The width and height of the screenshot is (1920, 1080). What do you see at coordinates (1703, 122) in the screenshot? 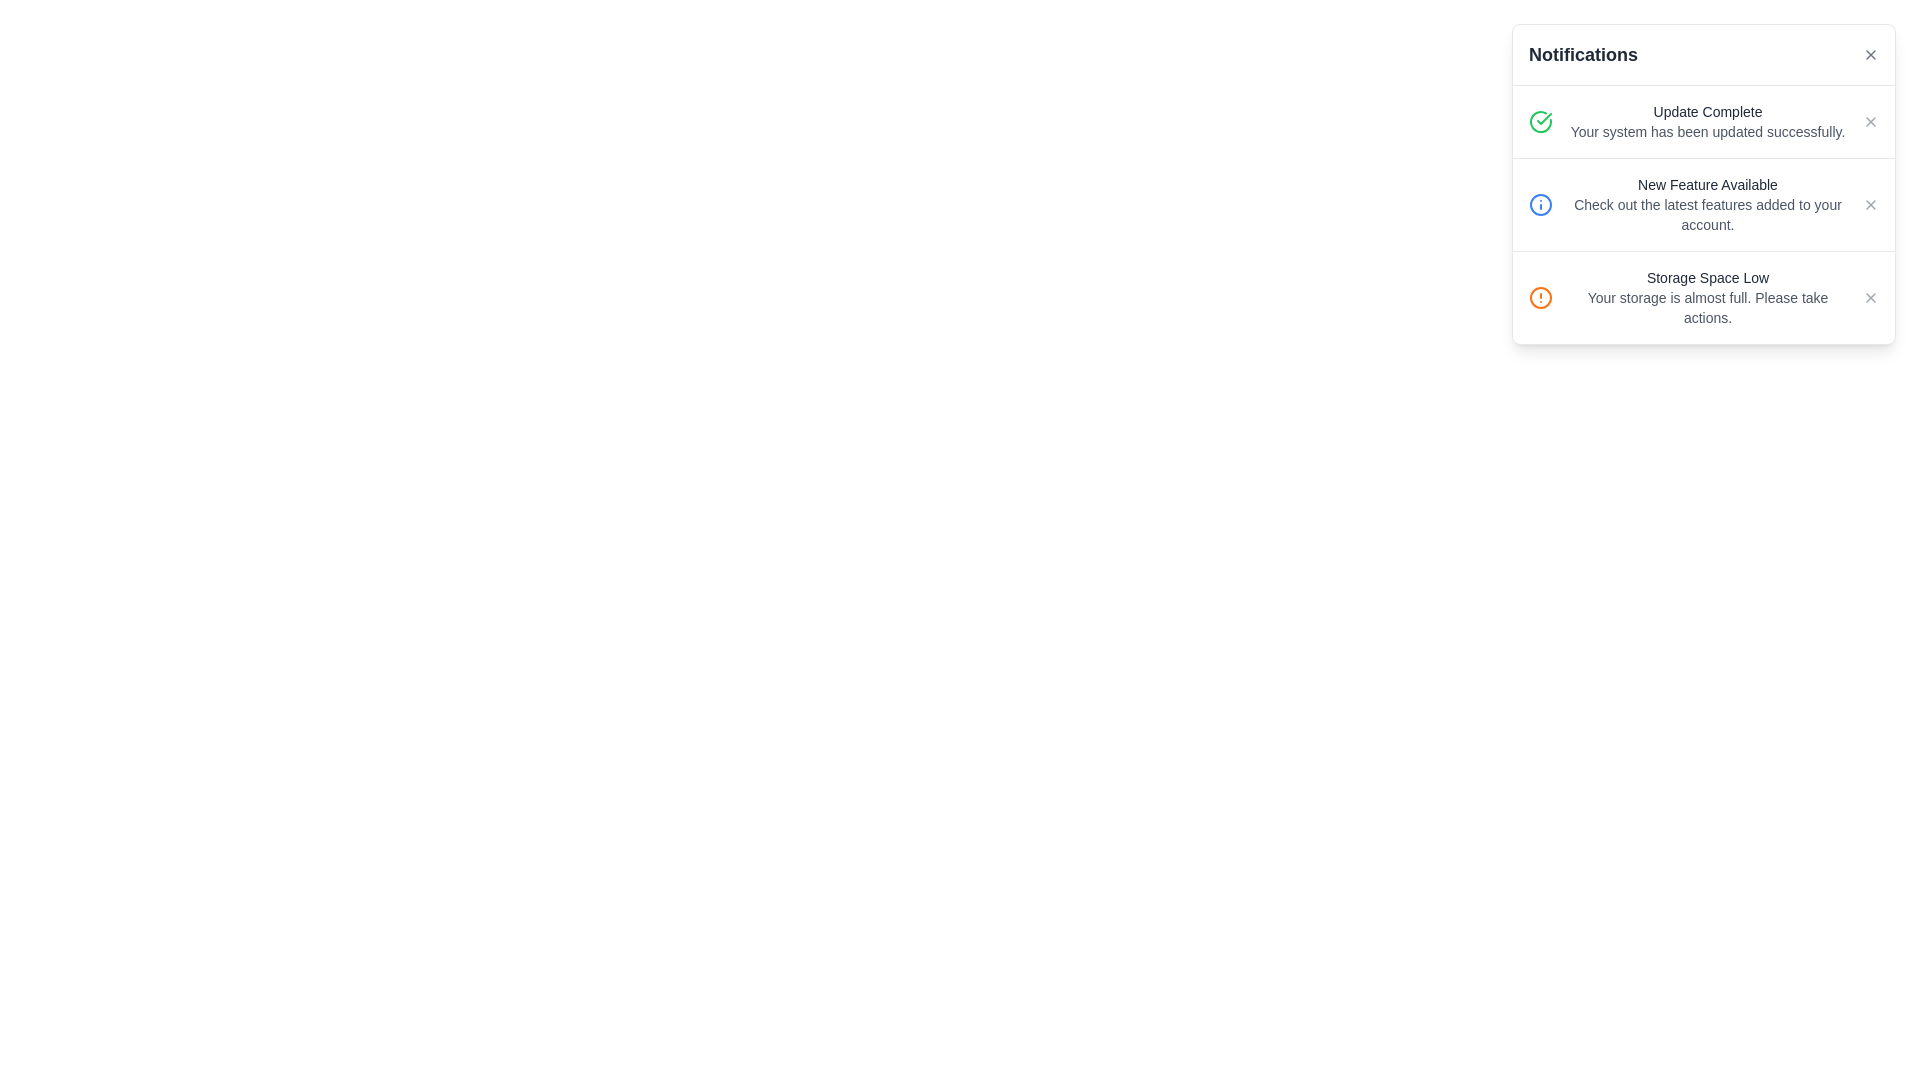
I see `the Notification block titled 'Update Complete'` at bounding box center [1703, 122].